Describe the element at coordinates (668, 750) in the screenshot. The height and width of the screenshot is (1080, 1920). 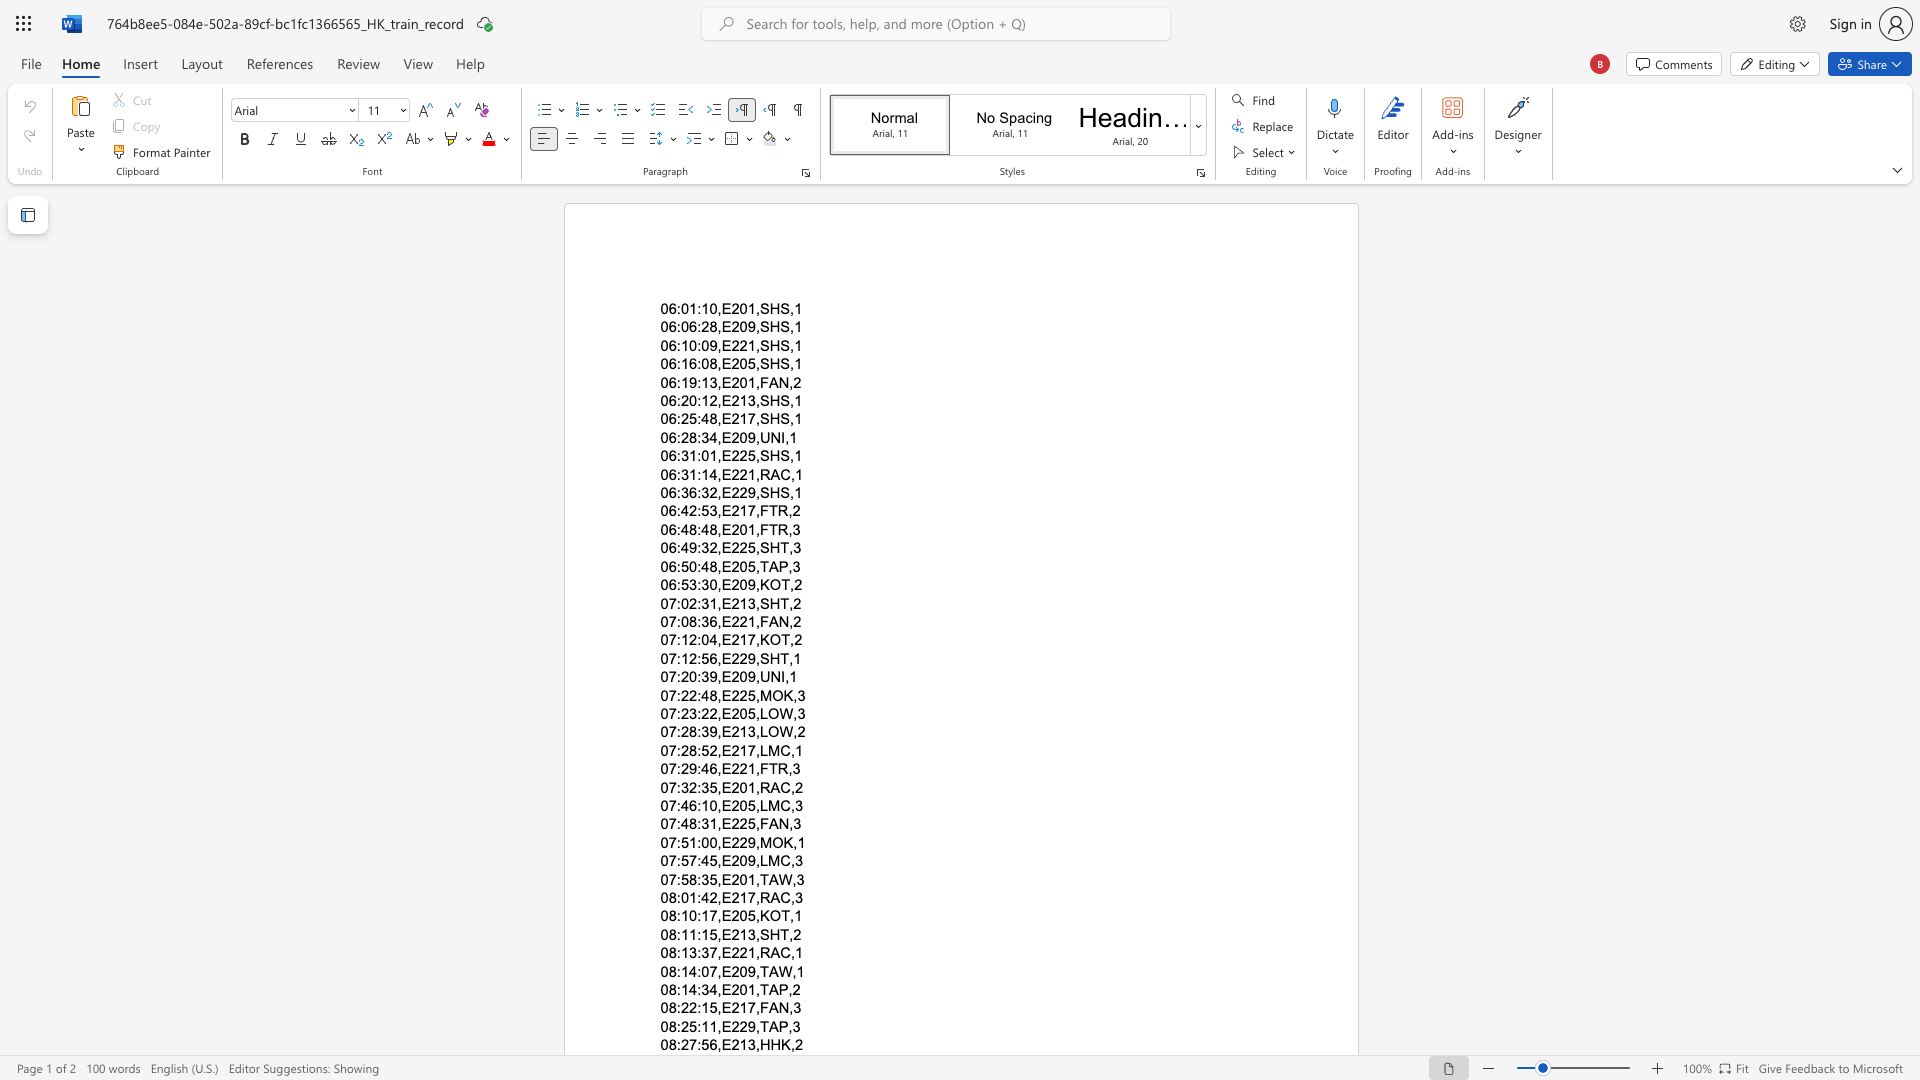
I see `the space between the continuous character "0" and "7" in the text` at that location.